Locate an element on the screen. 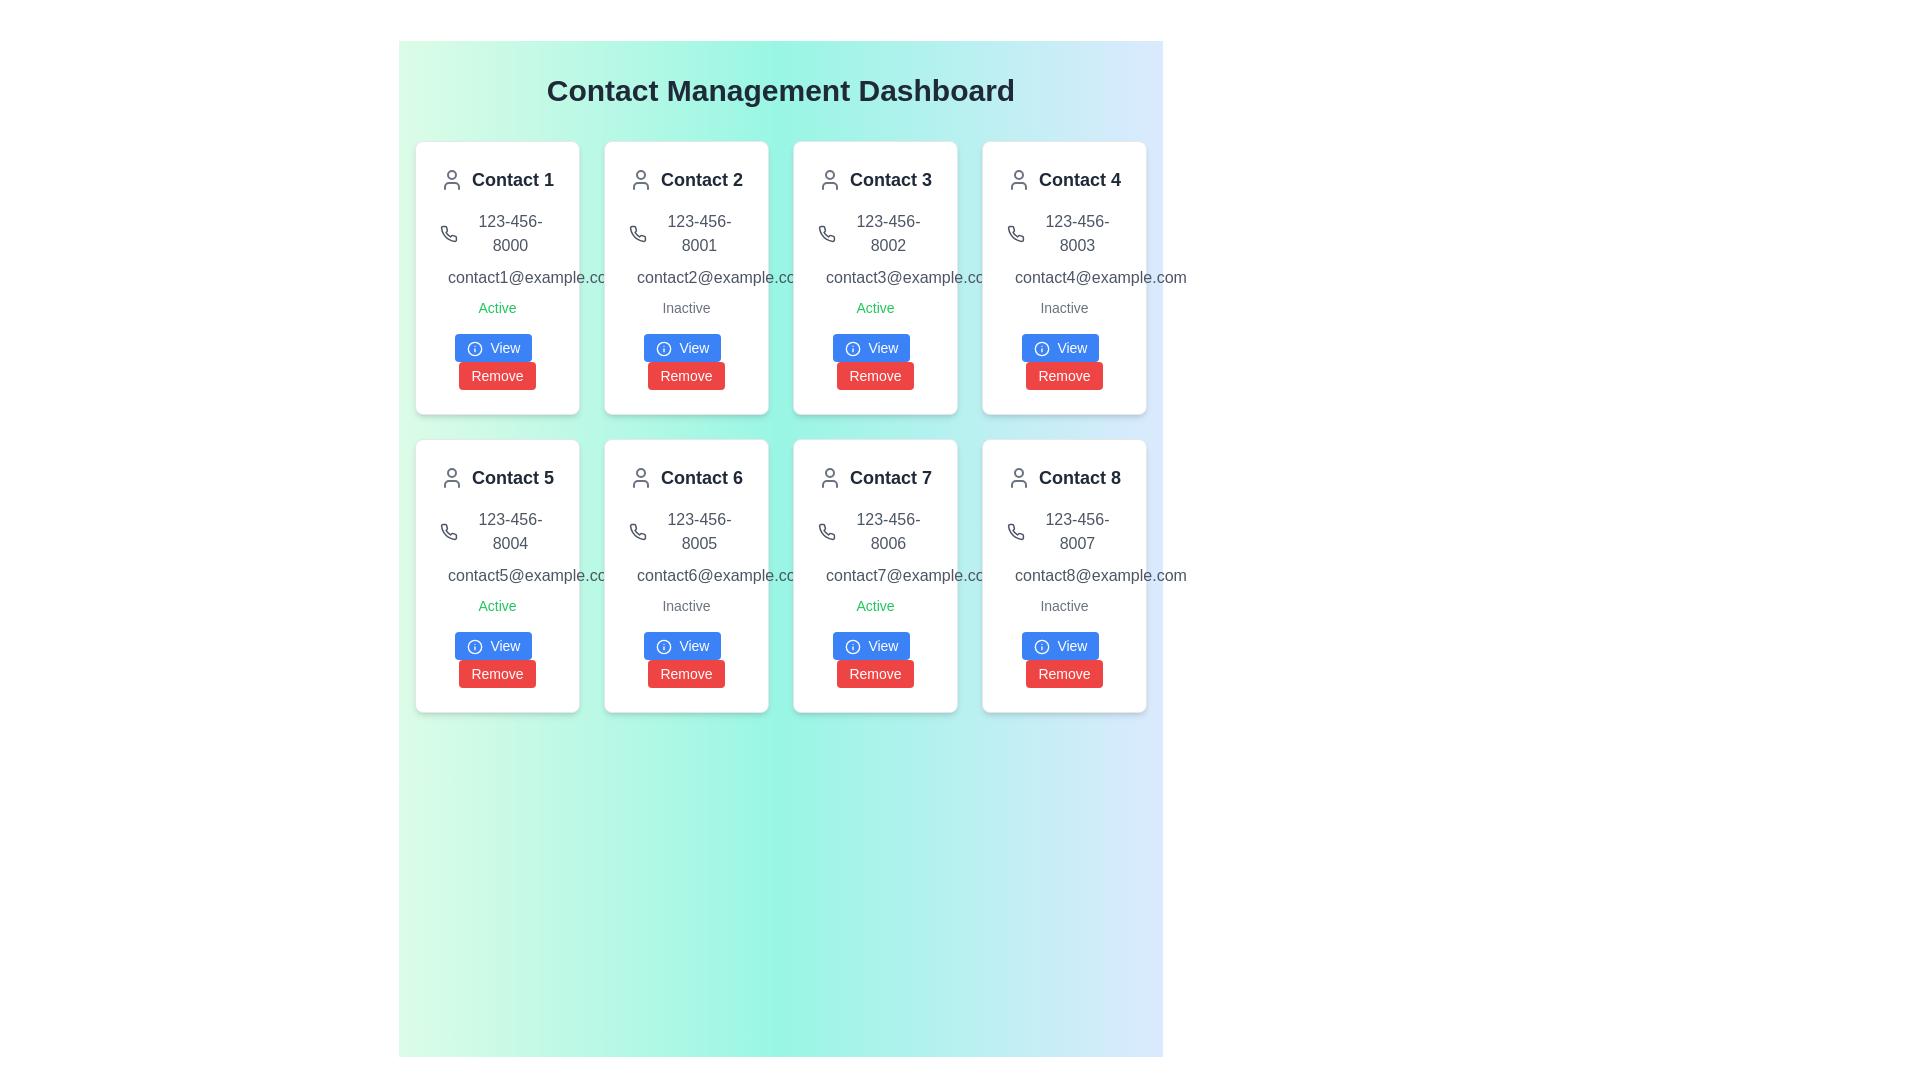 The width and height of the screenshot is (1920, 1080). the curved phone receiver icon located within the 'Contact 6' card in the second row and second column of the grid layout is located at coordinates (637, 531).